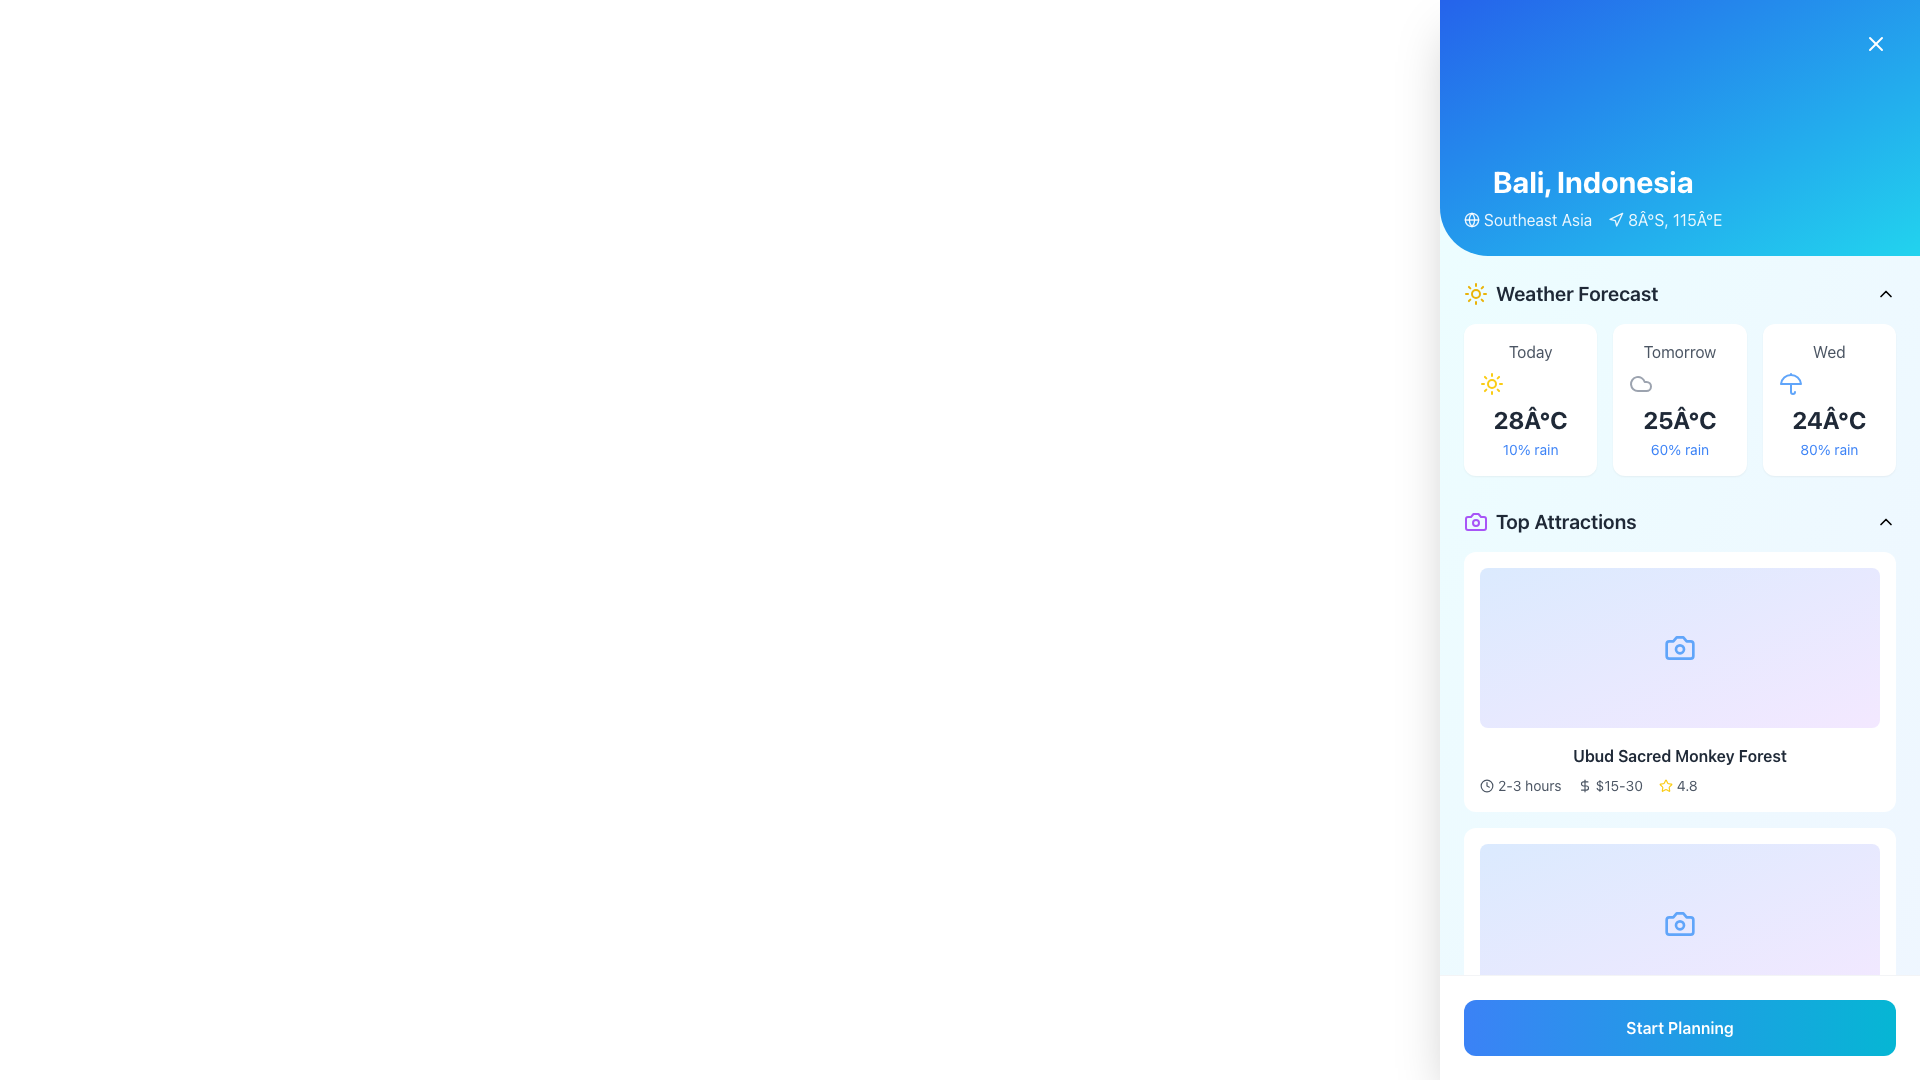 The width and height of the screenshot is (1920, 1080). I want to click on the text label that indicates the price range for the Ubud Sacred Monkey Forest attraction, which is located in the second row under the heading and is the second item after the time duration text, so click(1619, 1060).